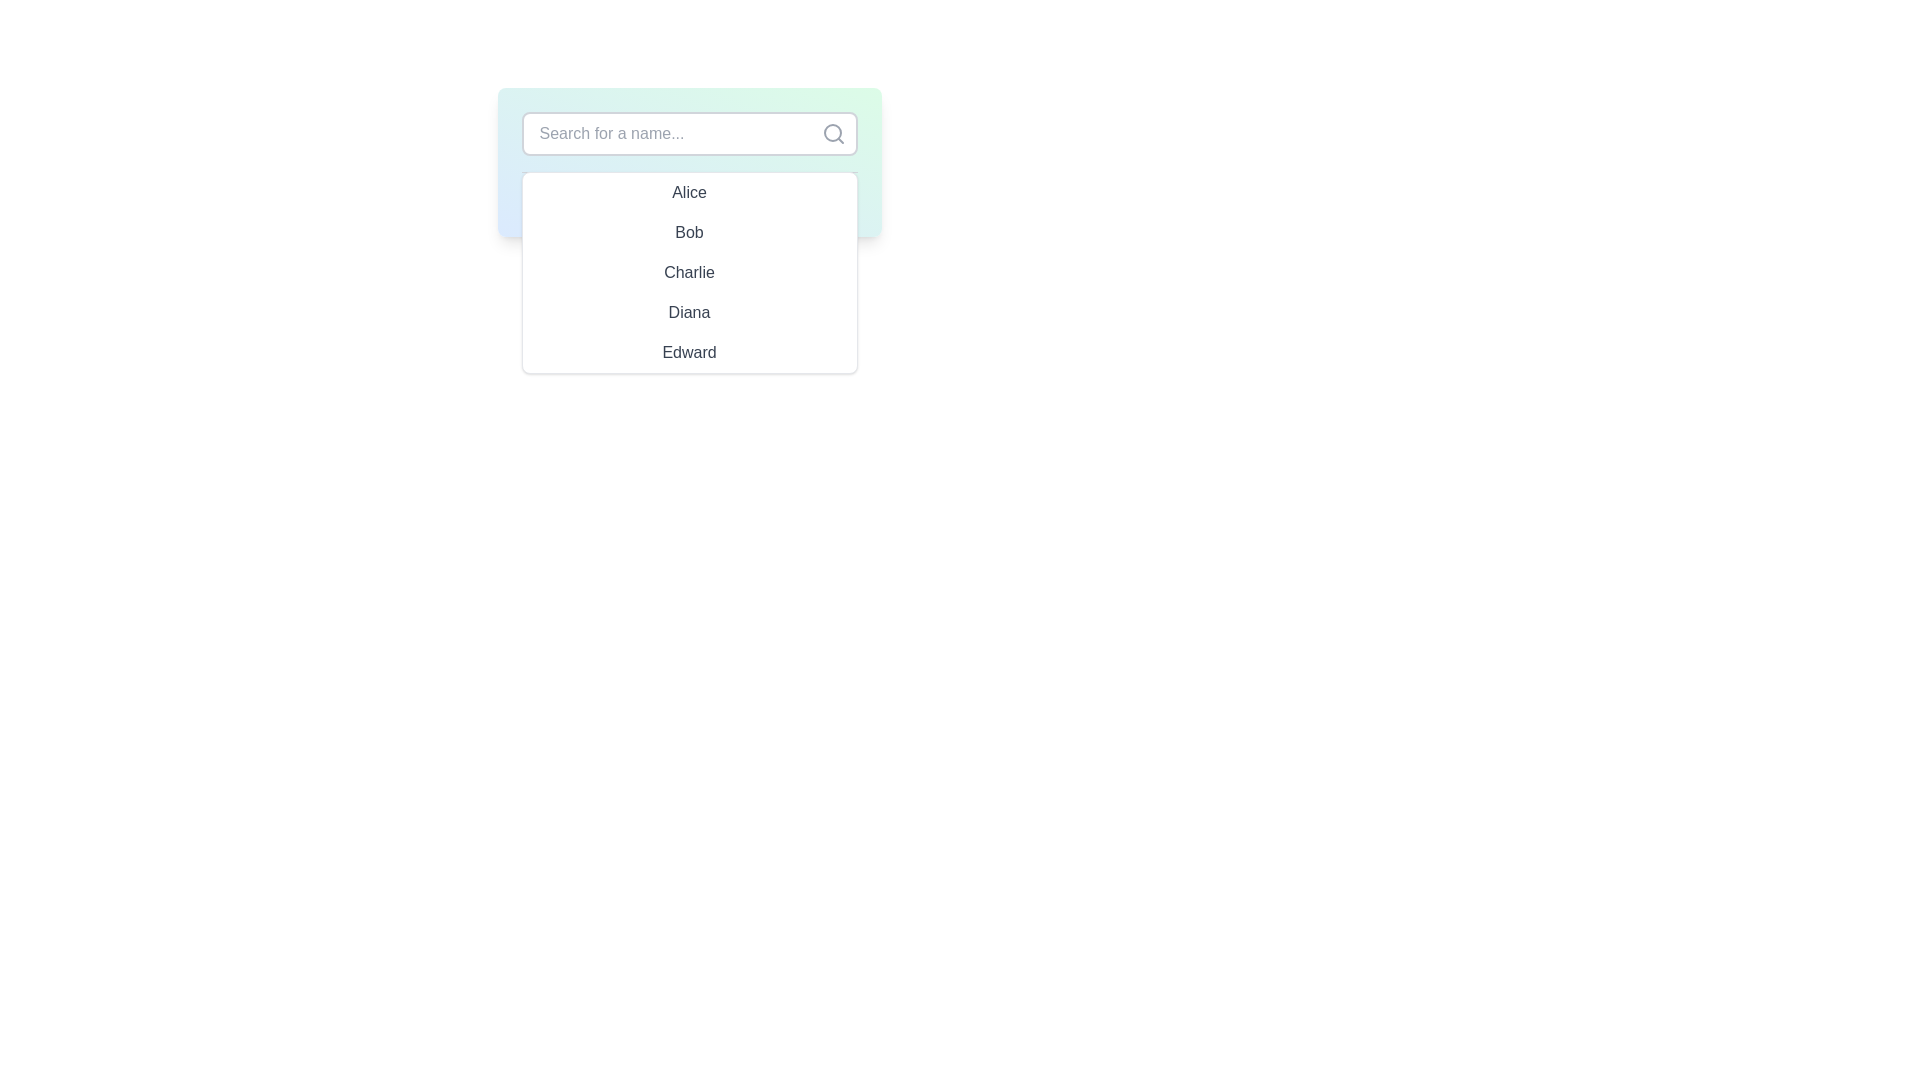 Image resolution: width=1920 pixels, height=1080 pixels. I want to click on the text option labeled 'Charlie' in the dropdown menu, which is the third item in the list, so click(689, 273).